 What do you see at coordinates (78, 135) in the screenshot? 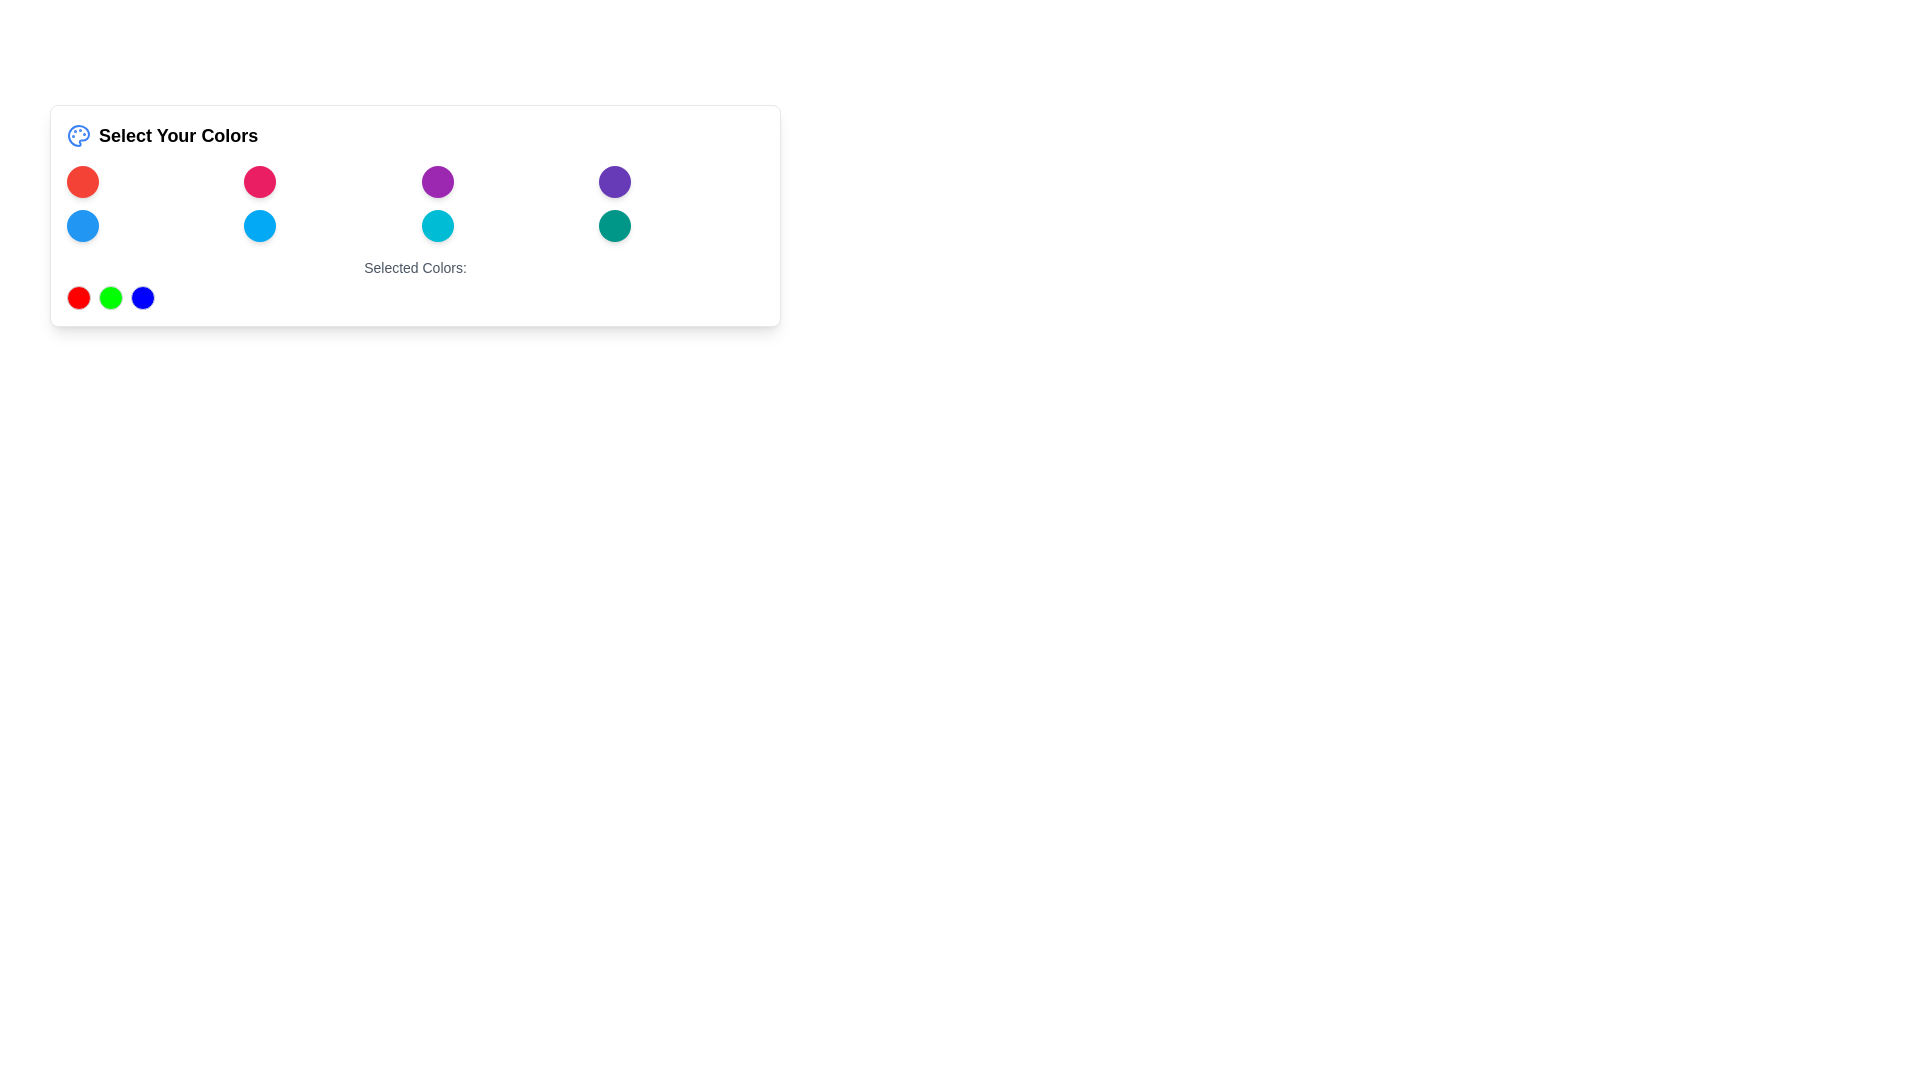
I see `the color palette icon located at the top-left side of the 'Select Your Colors' section` at bounding box center [78, 135].